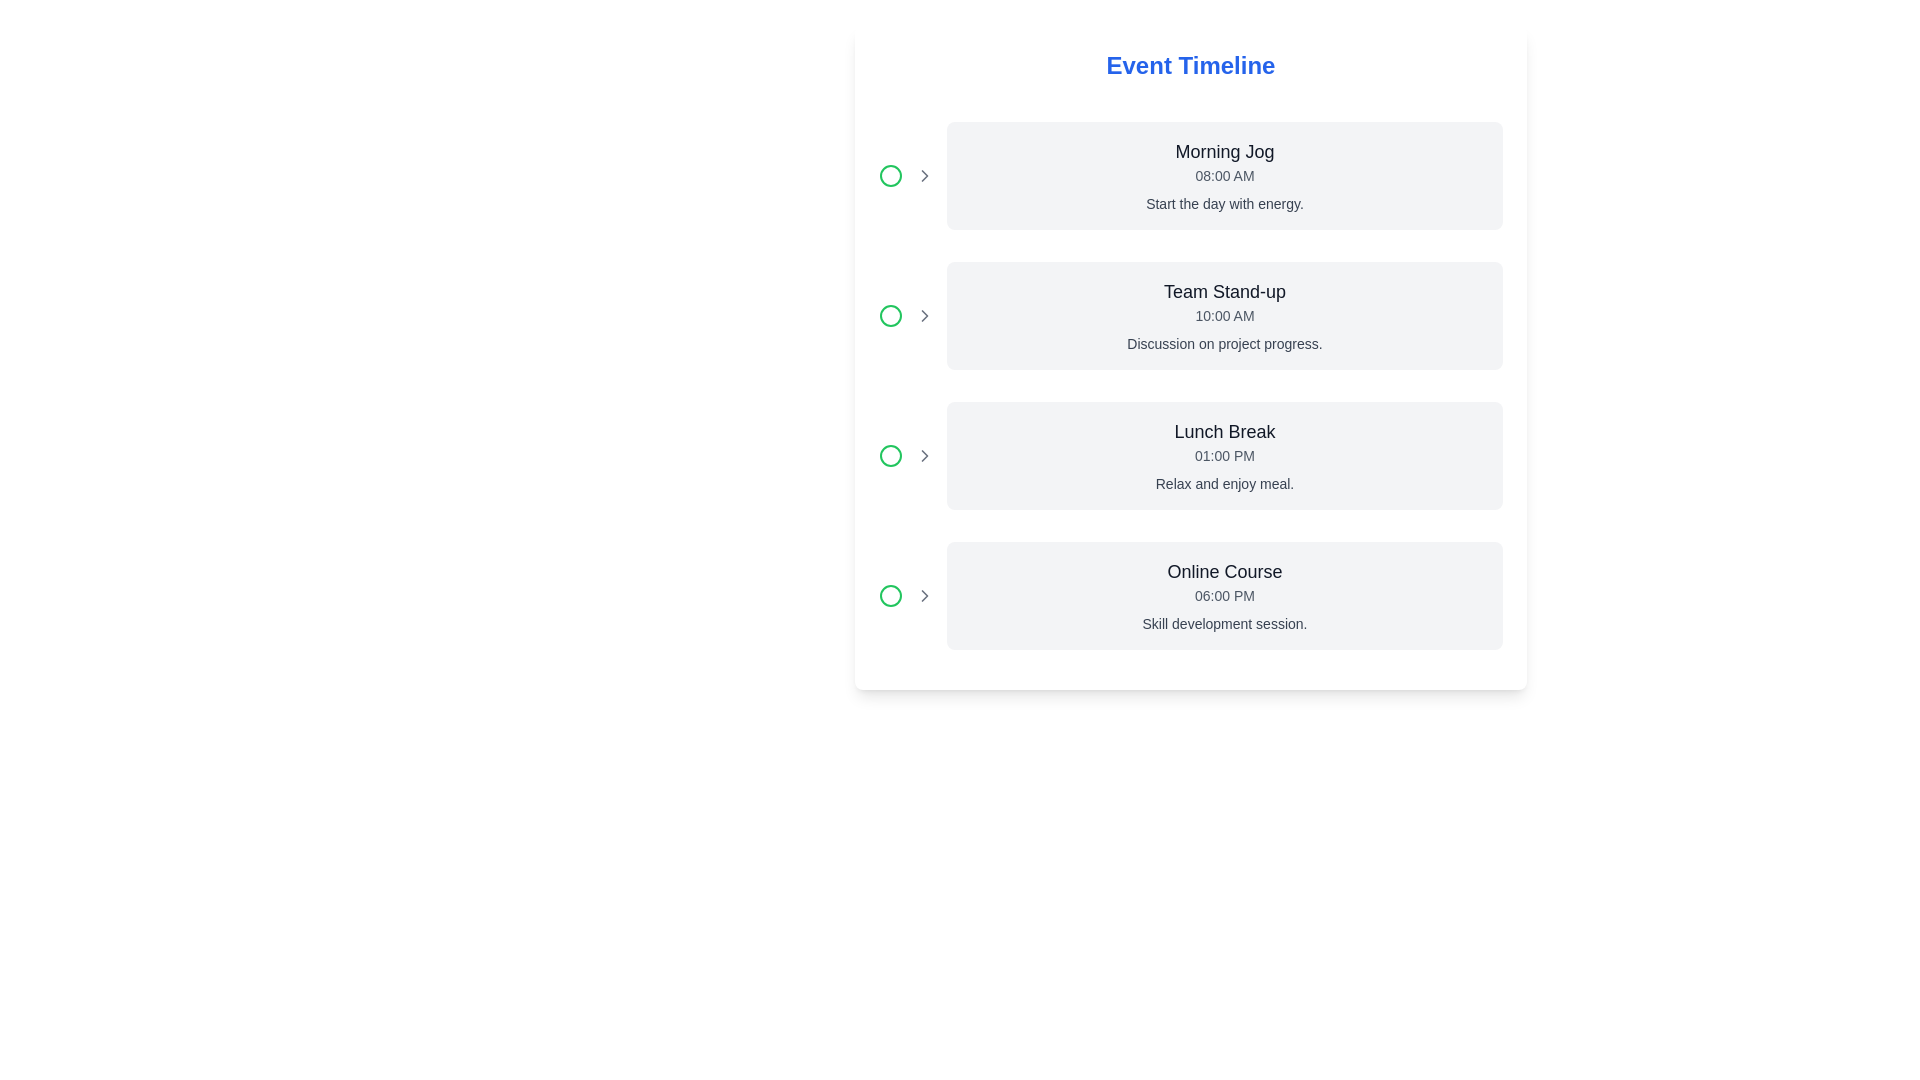 The width and height of the screenshot is (1920, 1080). I want to click on the chevron arrow icon located to the right of the circular status indicator of the fourth event entry titled 'Online Course' in the Event Timeline, so click(924, 595).